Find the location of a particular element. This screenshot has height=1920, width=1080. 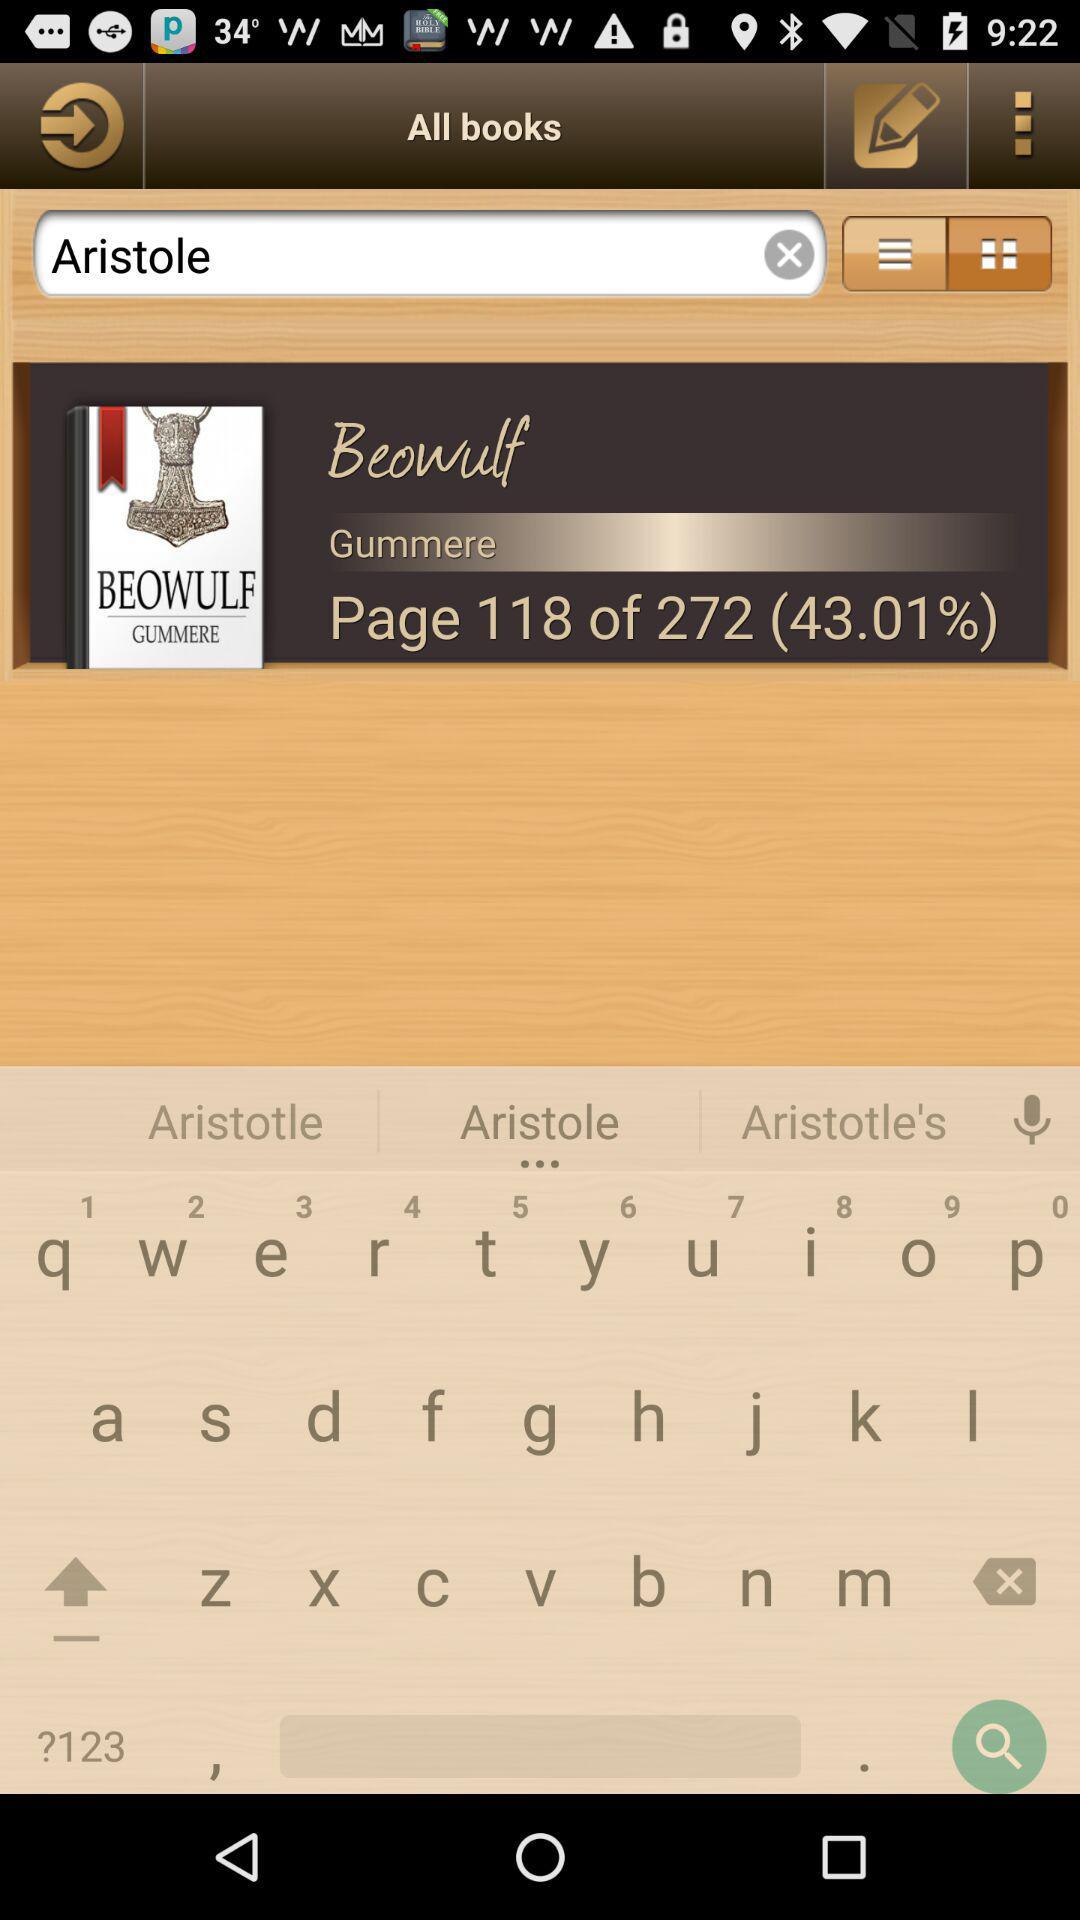

menu is located at coordinates (893, 253).